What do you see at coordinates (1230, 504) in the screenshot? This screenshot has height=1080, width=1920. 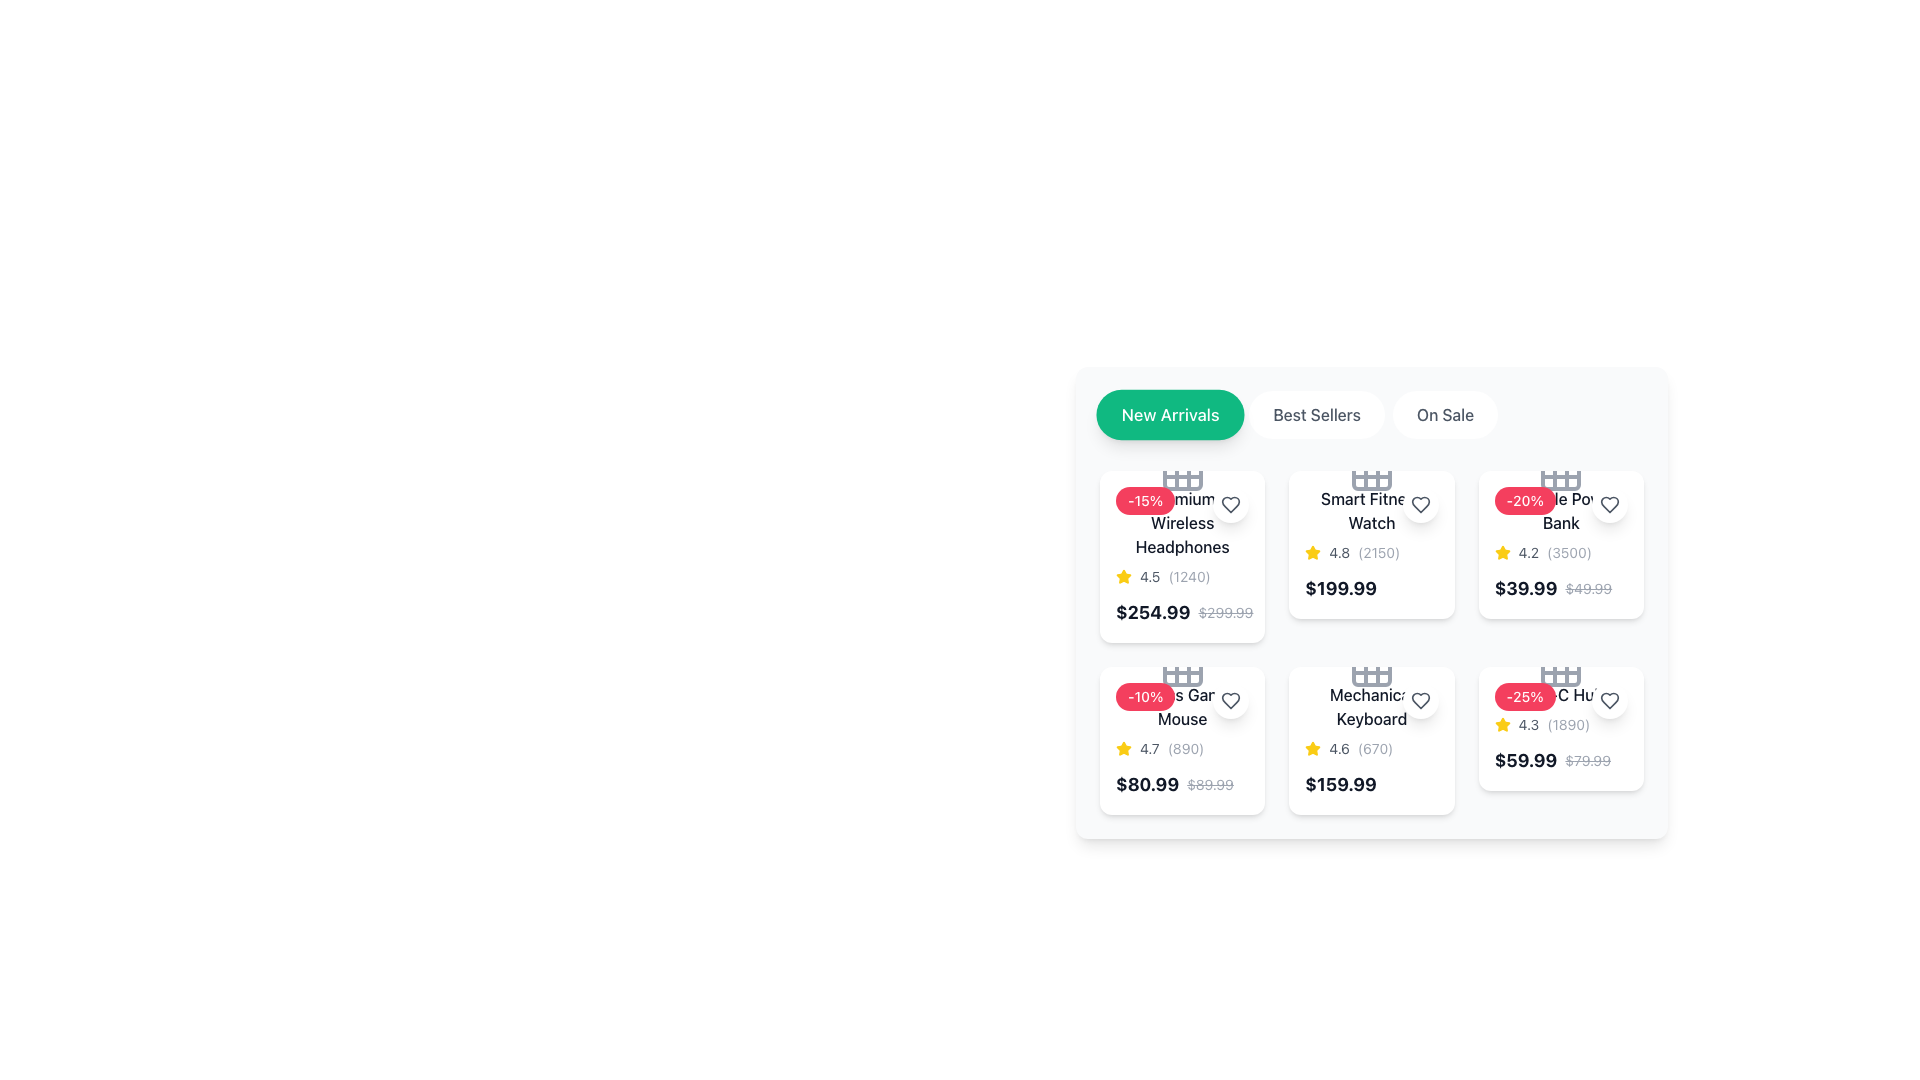 I see `the favorite/wishlist icon located in the top-right corner of the 'Premium Wireless Headphones' product card in the 'New Arrivals' section` at bounding box center [1230, 504].